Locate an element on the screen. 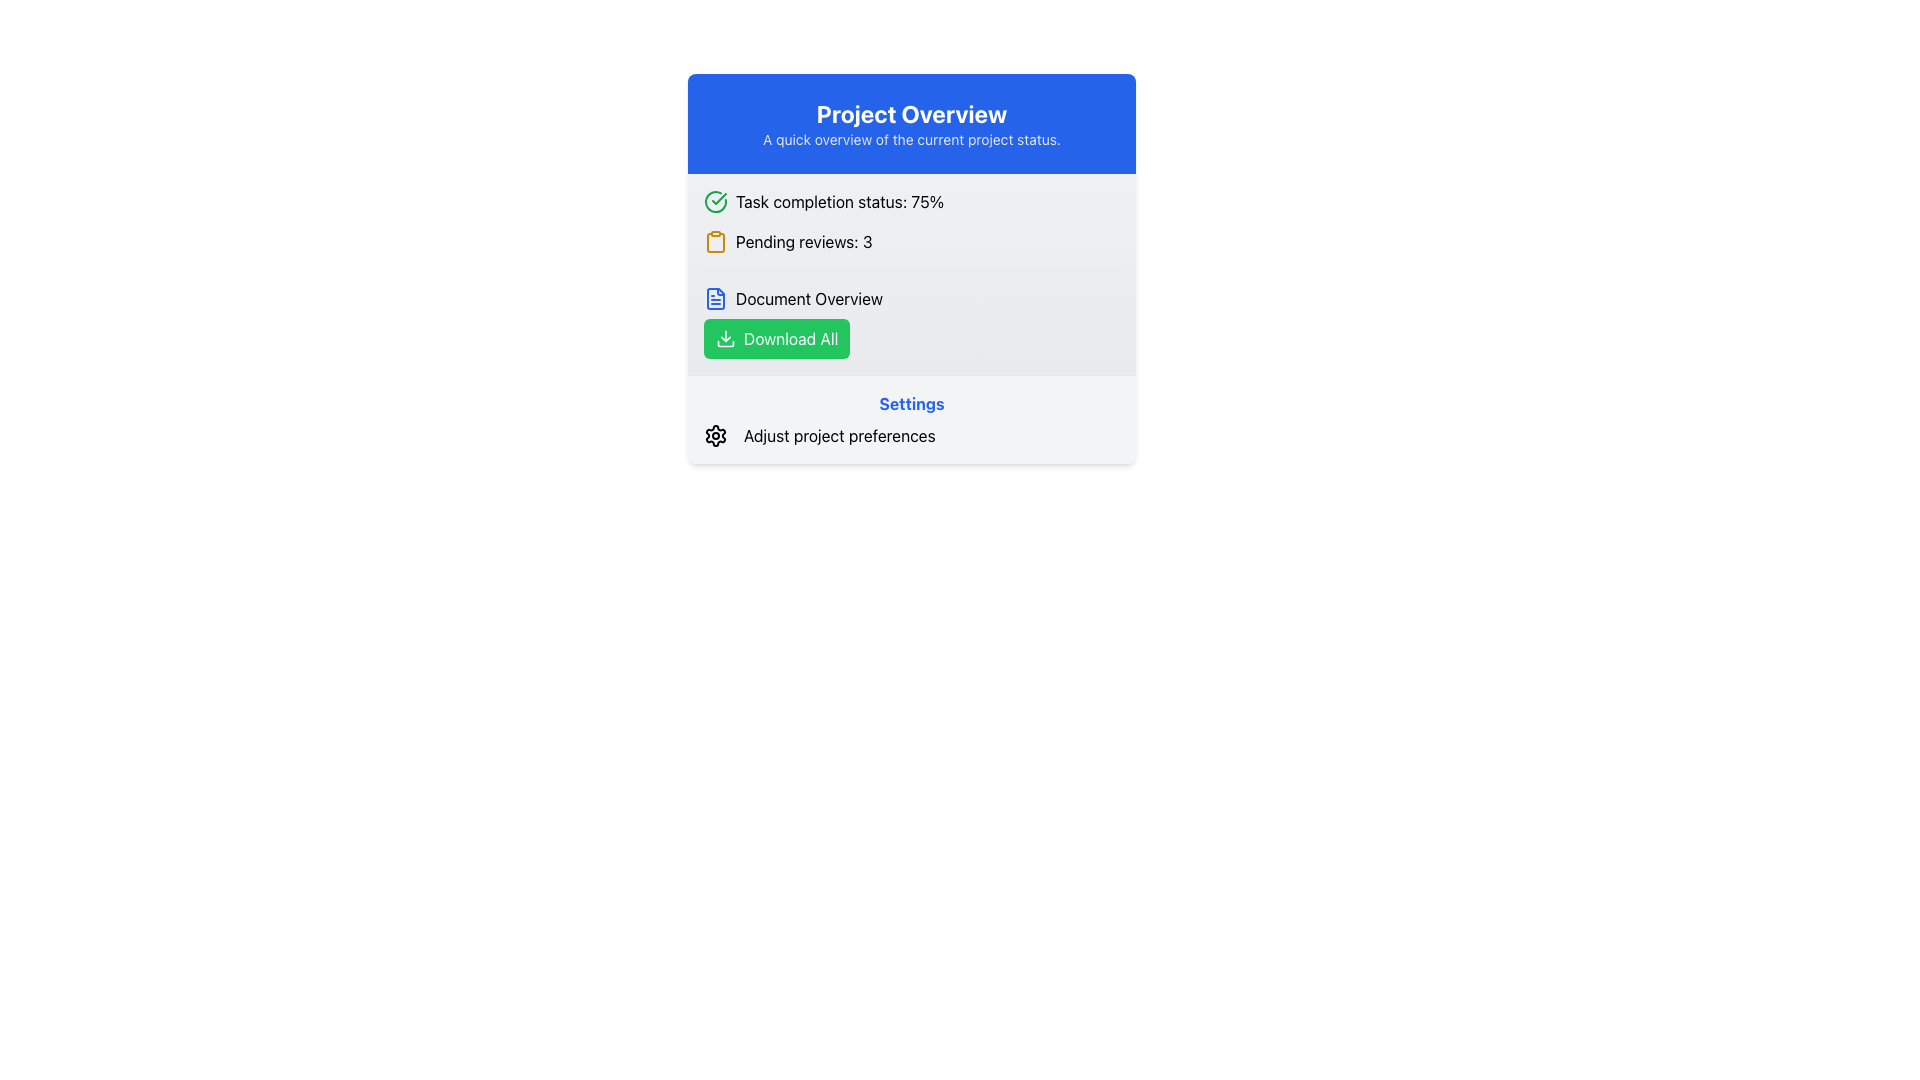 Image resolution: width=1920 pixels, height=1080 pixels. the static text element that displays 'A quick overview of the current project status.' which is located directly below the header 'Project Overview' is located at coordinates (911, 138).